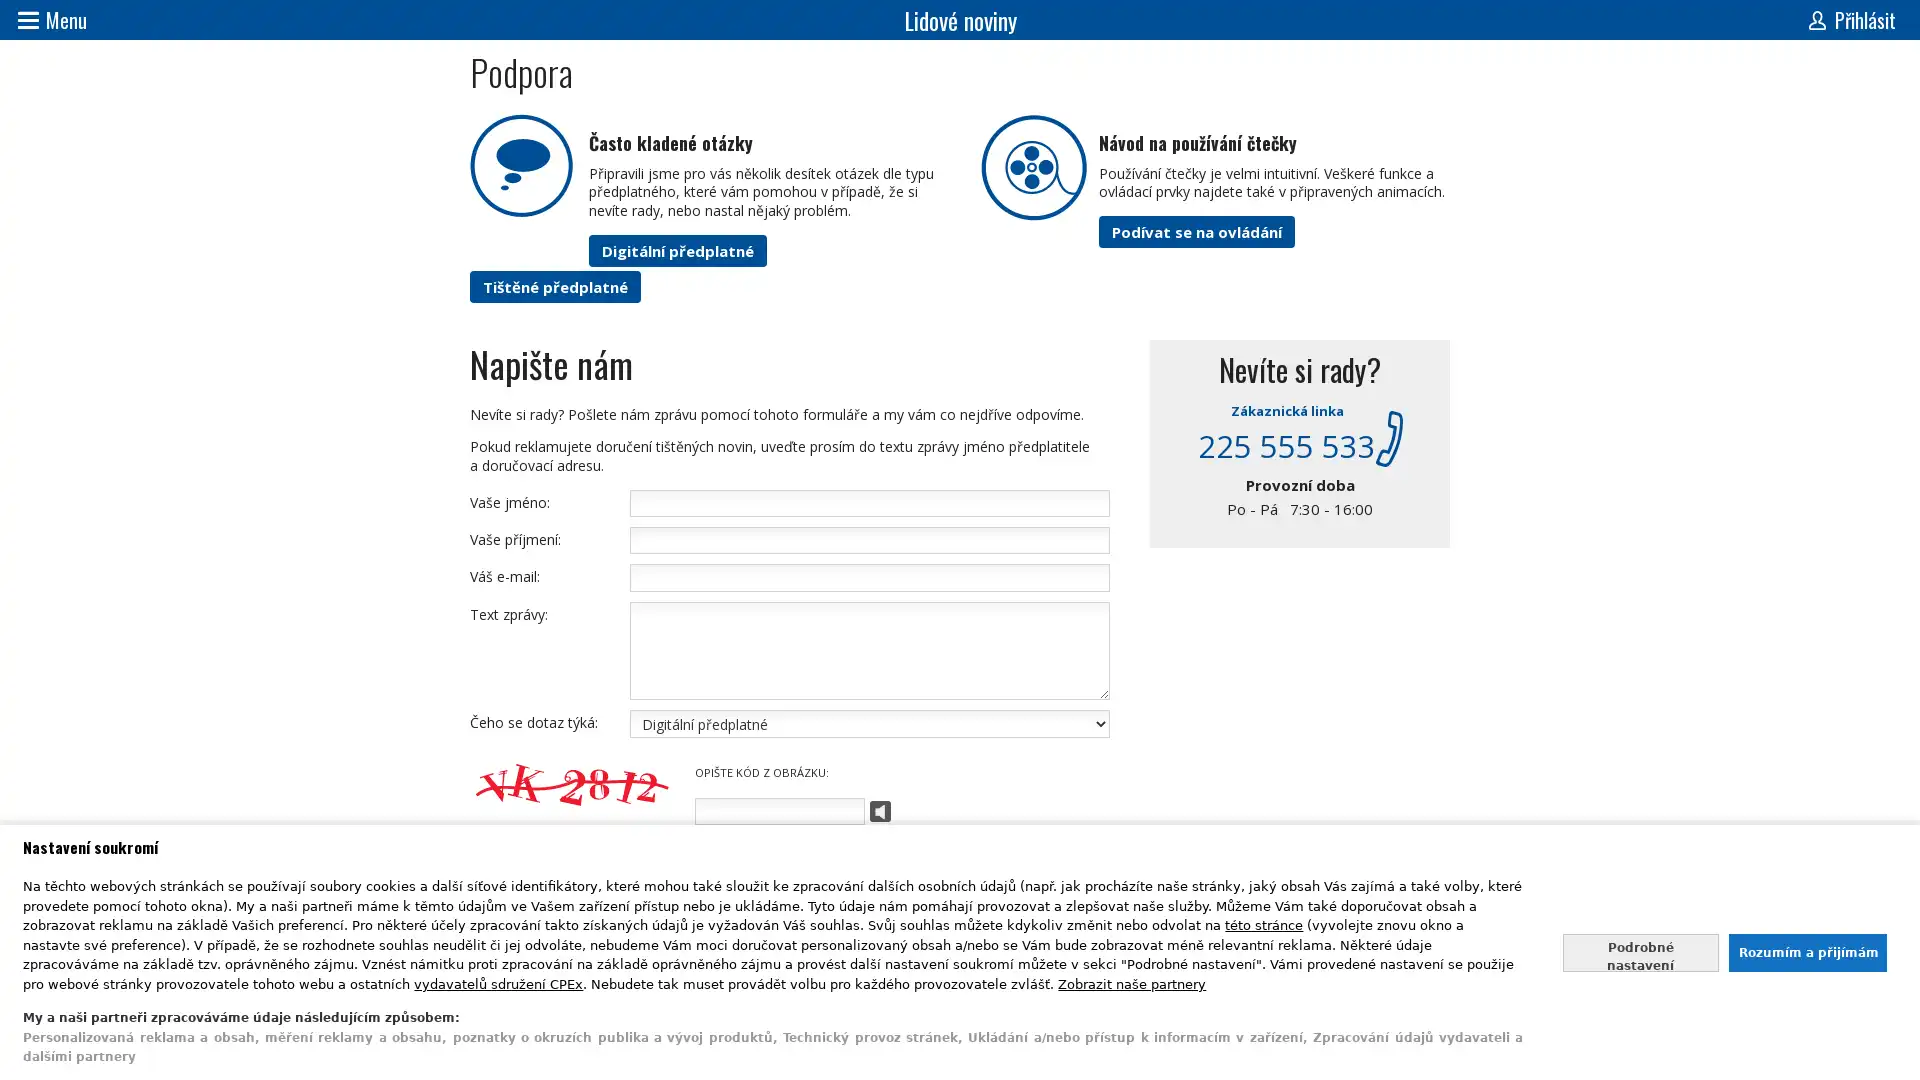 The height and width of the screenshot is (1080, 1920). What do you see at coordinates (1038, 855) in the screenshot?
I see `Odeslat zpravu` at bounding box center [1038, 855].